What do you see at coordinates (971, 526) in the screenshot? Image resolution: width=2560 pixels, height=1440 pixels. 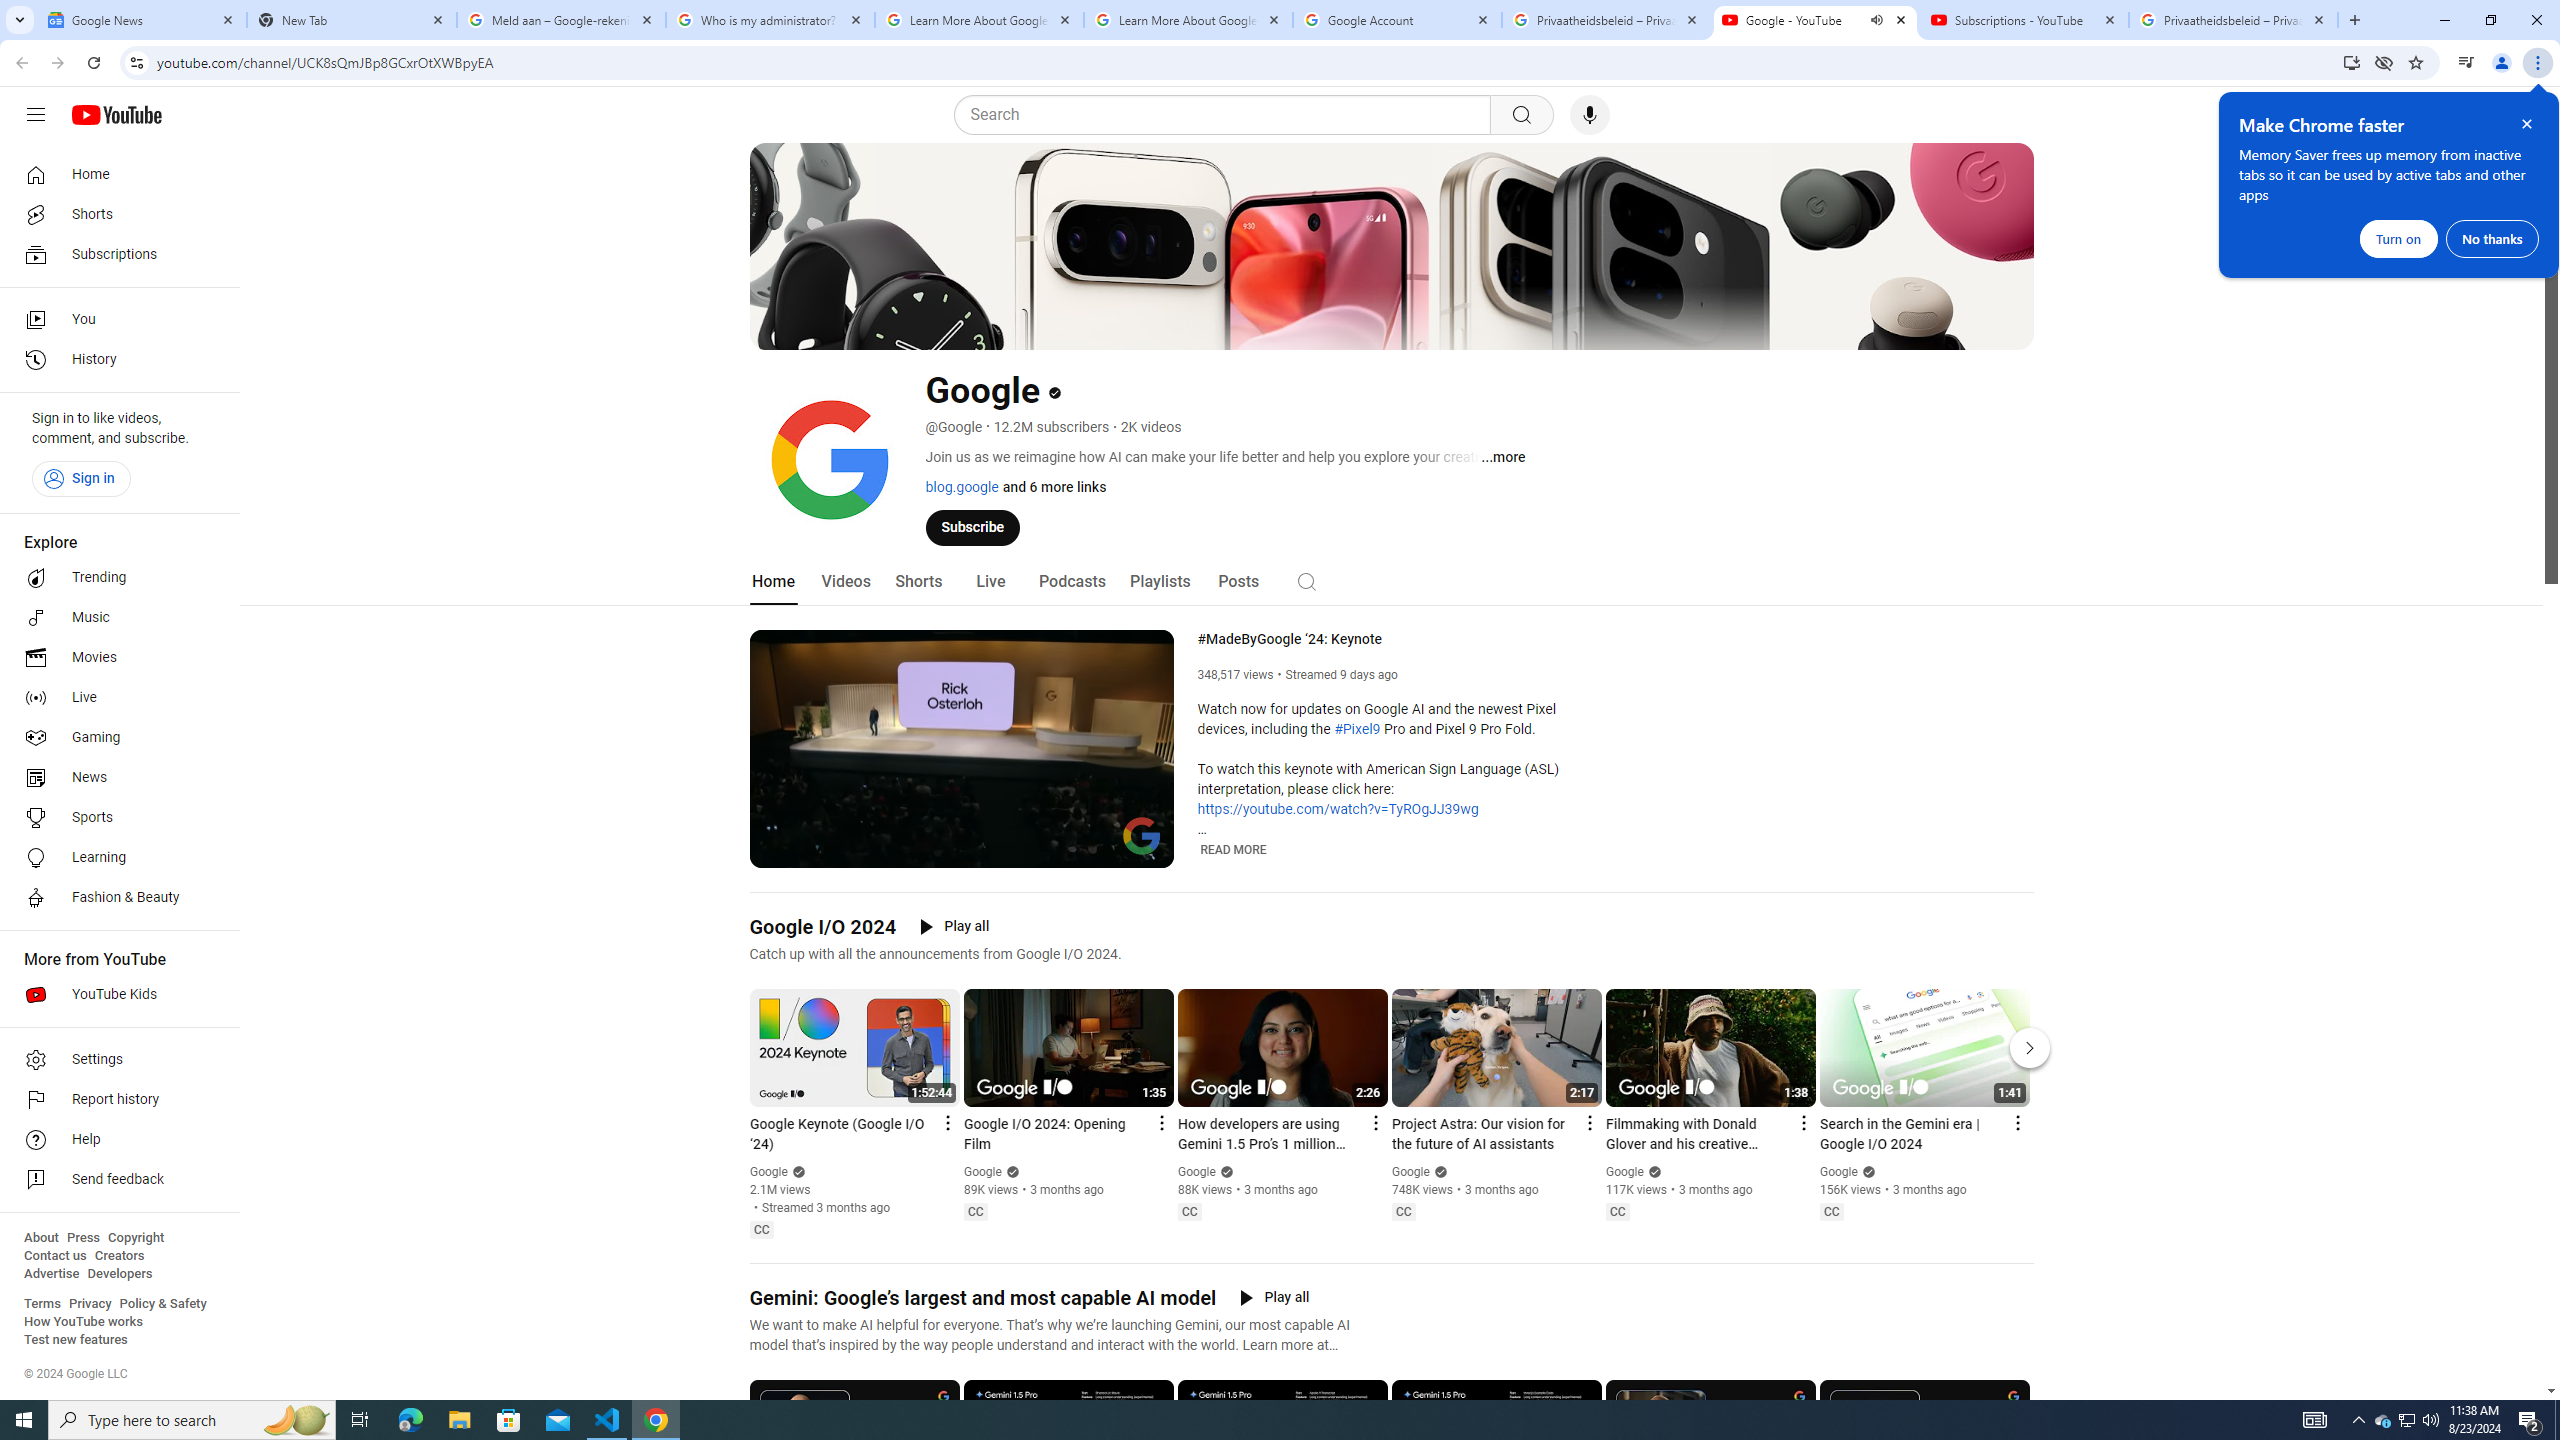 I see `'Subscribe'` at bounding box center [971, 526].